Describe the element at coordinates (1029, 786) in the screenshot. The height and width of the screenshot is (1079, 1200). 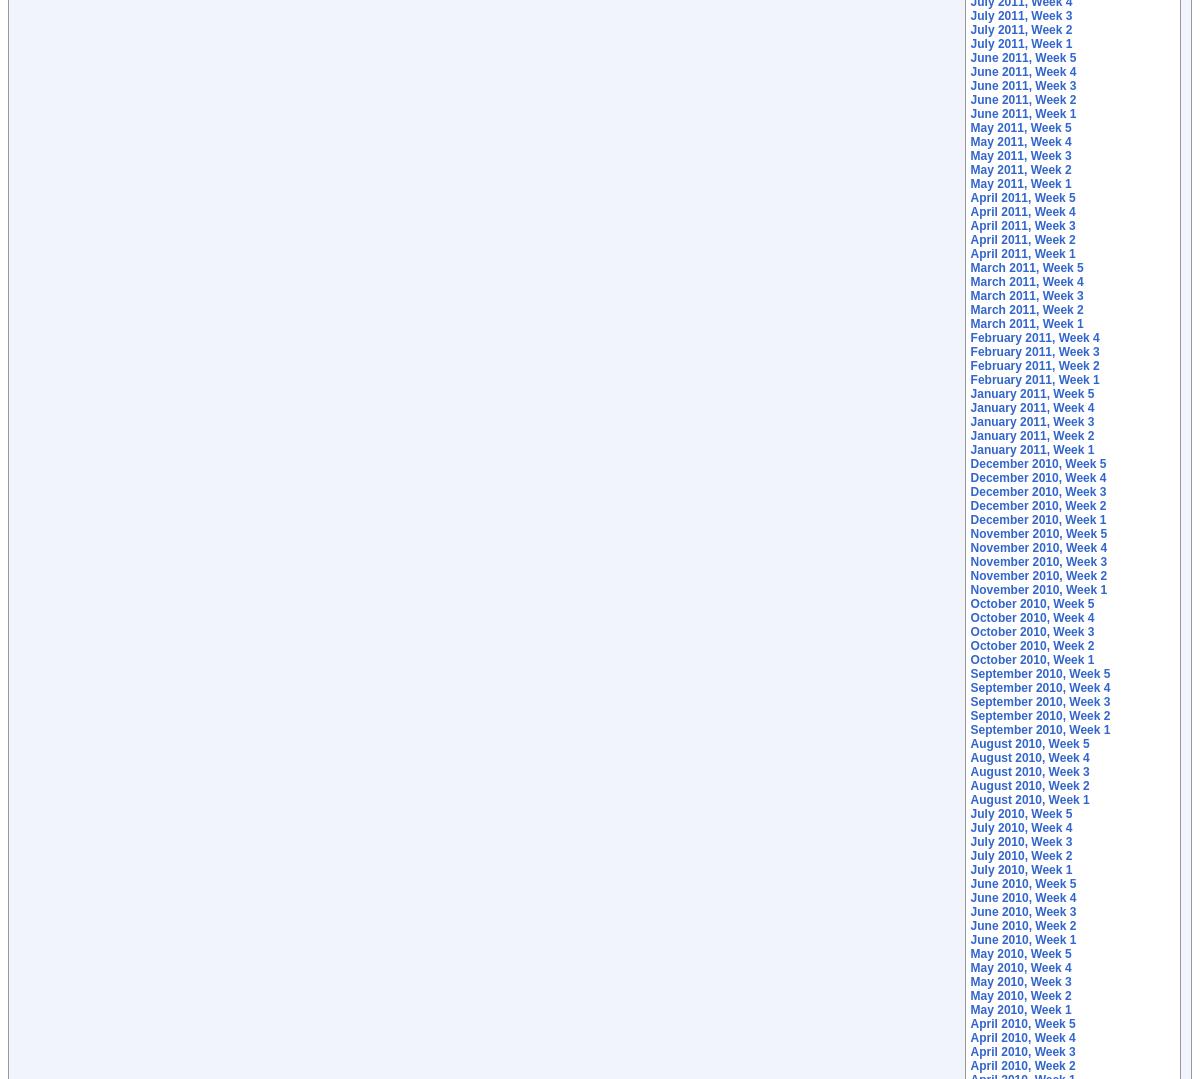
I see `'August 2010, Week 2'` at that location.